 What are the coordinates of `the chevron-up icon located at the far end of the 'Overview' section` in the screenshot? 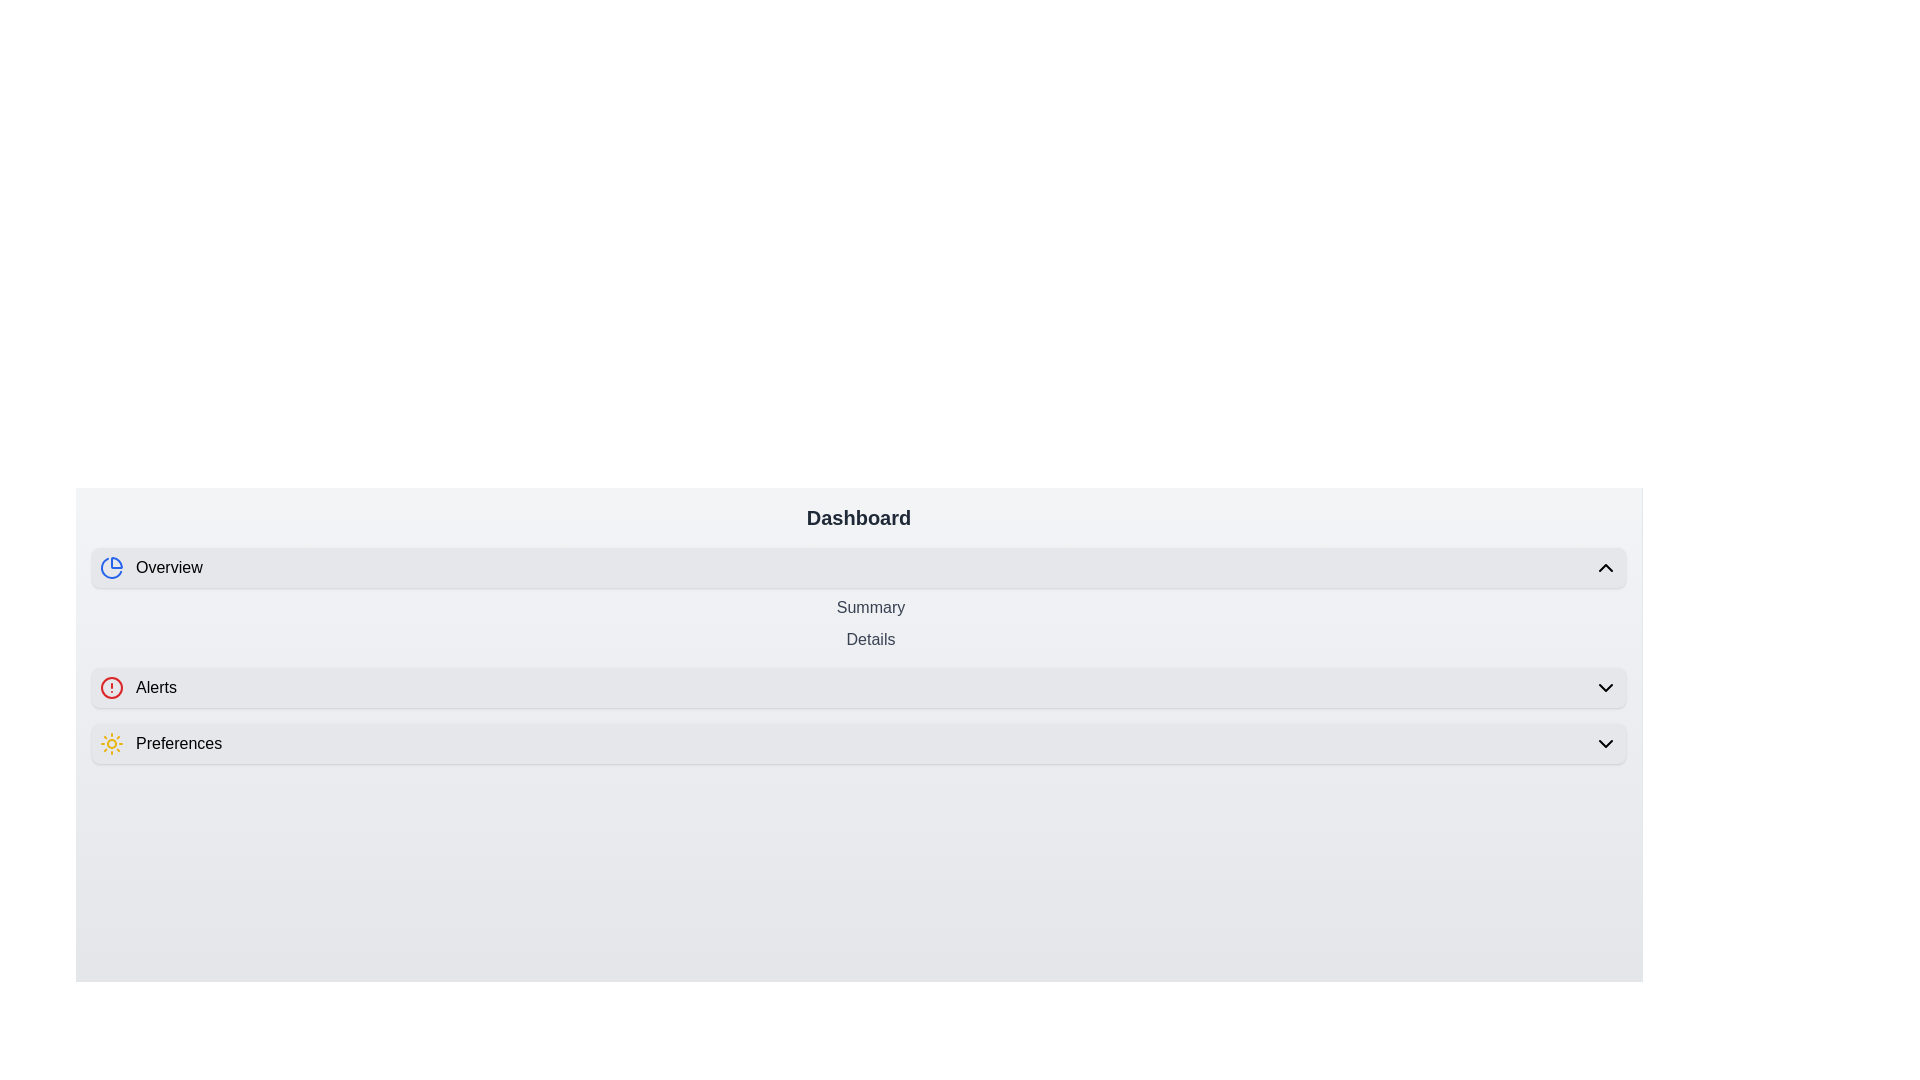 It's located at (1606, 567).